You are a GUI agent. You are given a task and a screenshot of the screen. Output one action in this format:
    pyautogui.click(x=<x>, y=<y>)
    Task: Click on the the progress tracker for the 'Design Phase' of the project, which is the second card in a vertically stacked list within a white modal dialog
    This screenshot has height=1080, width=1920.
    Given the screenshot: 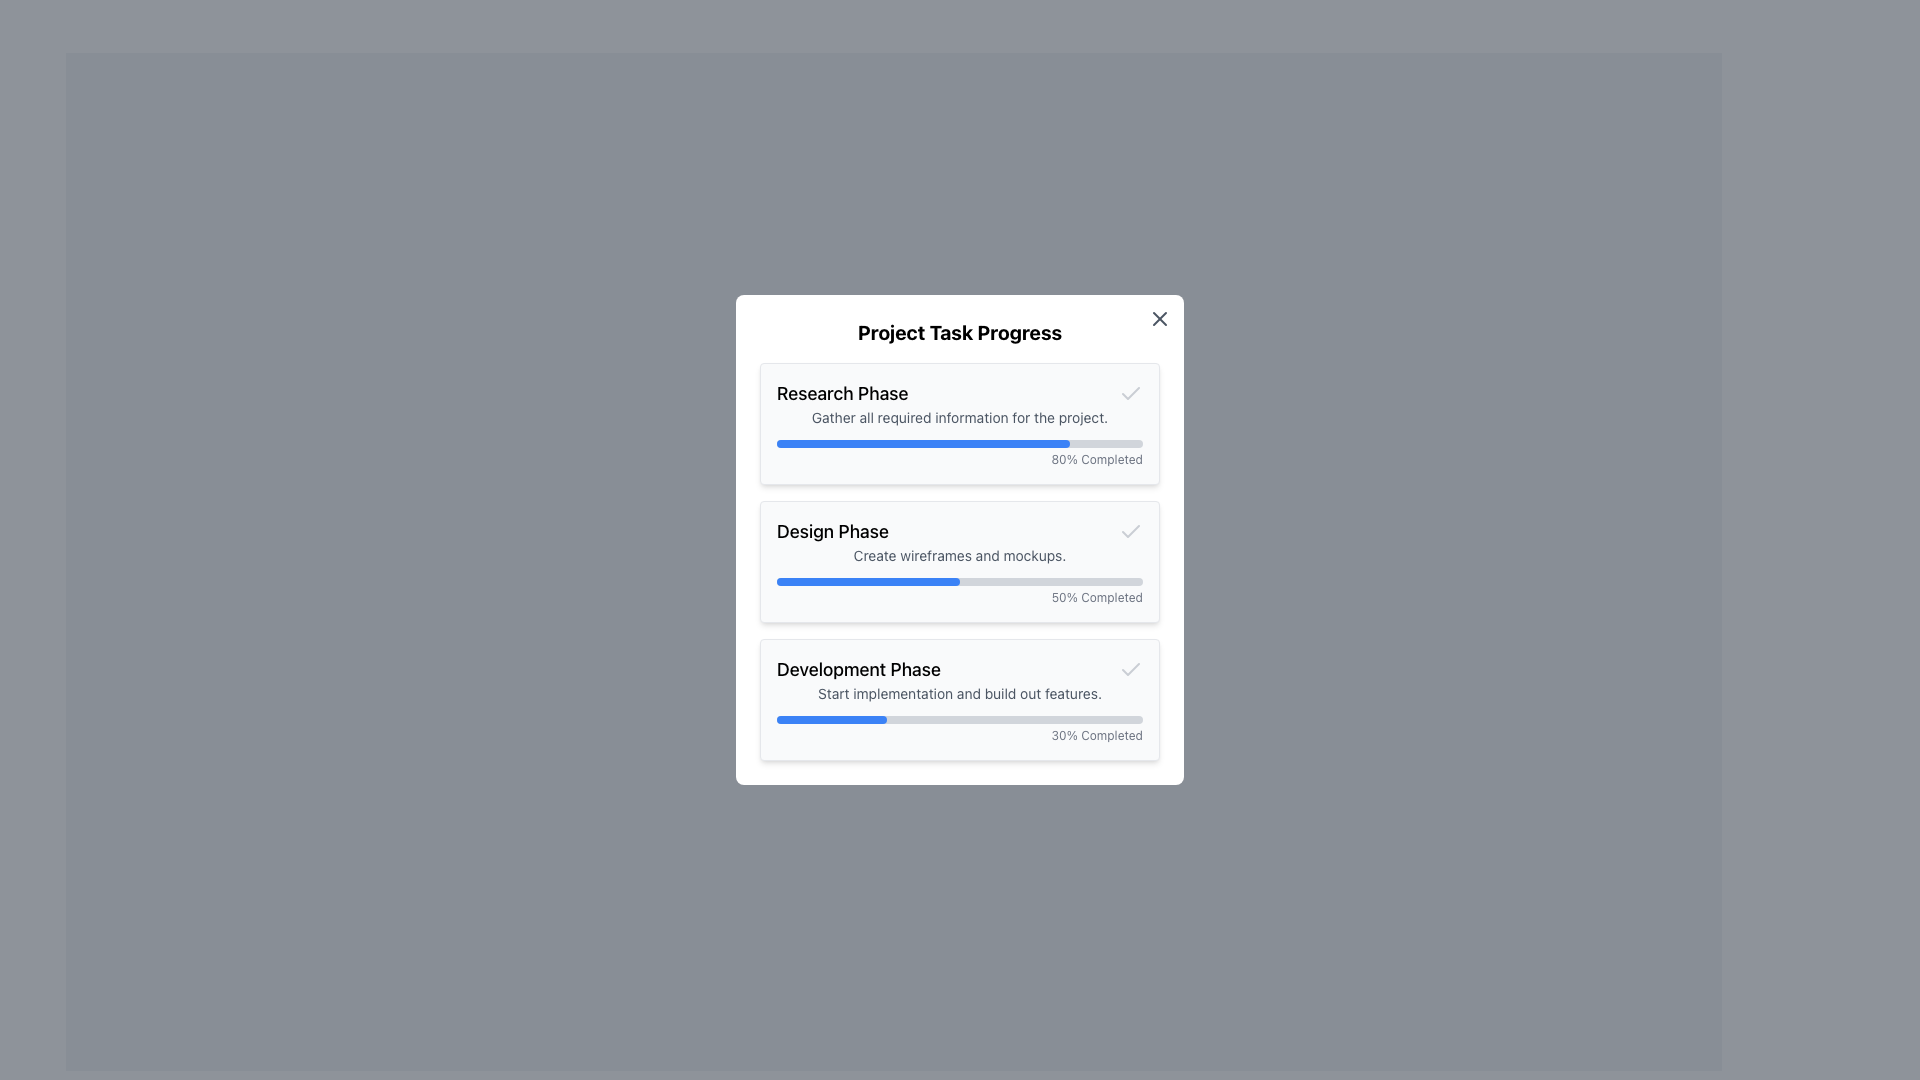 What is the action you would take?
    pyautogui.click(x=960, y=540)
    